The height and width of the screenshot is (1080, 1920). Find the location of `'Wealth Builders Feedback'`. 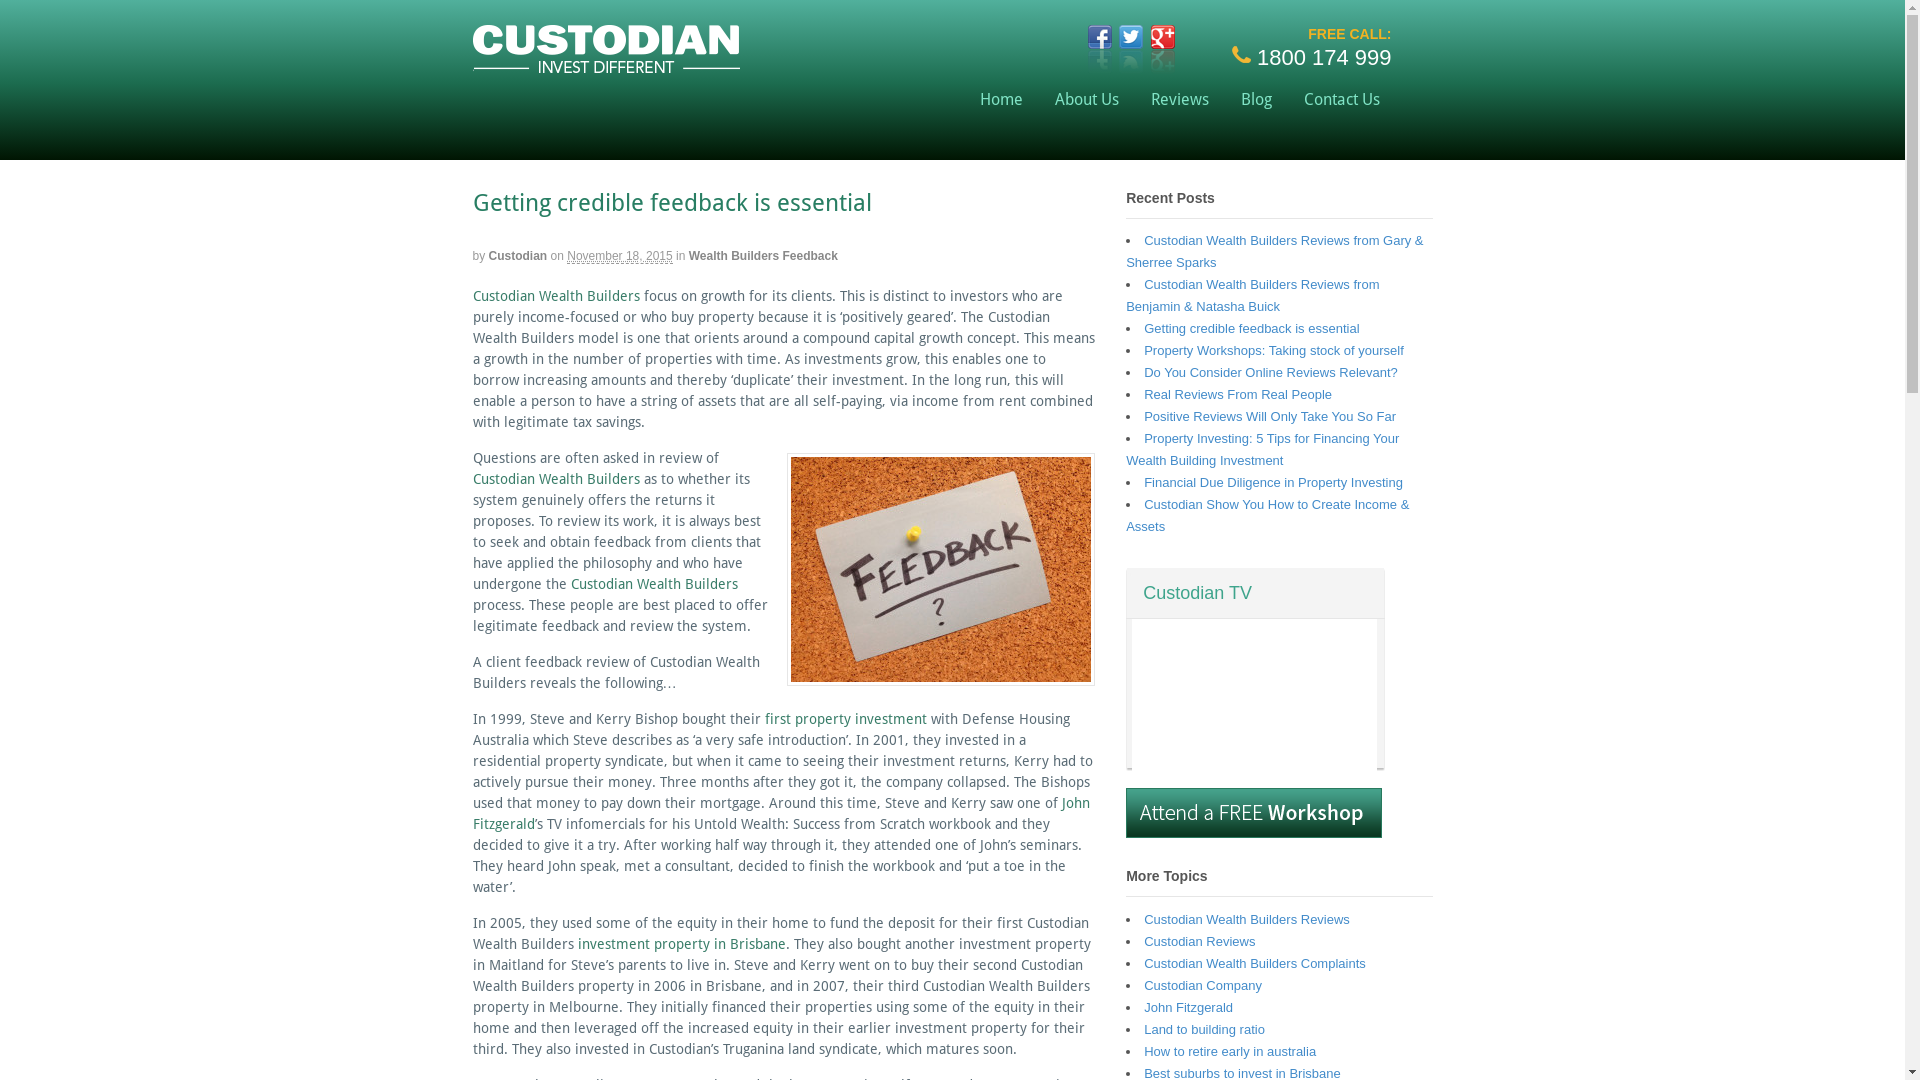

'Wealth Builders Feedback' is located at coordinates (762, 254).